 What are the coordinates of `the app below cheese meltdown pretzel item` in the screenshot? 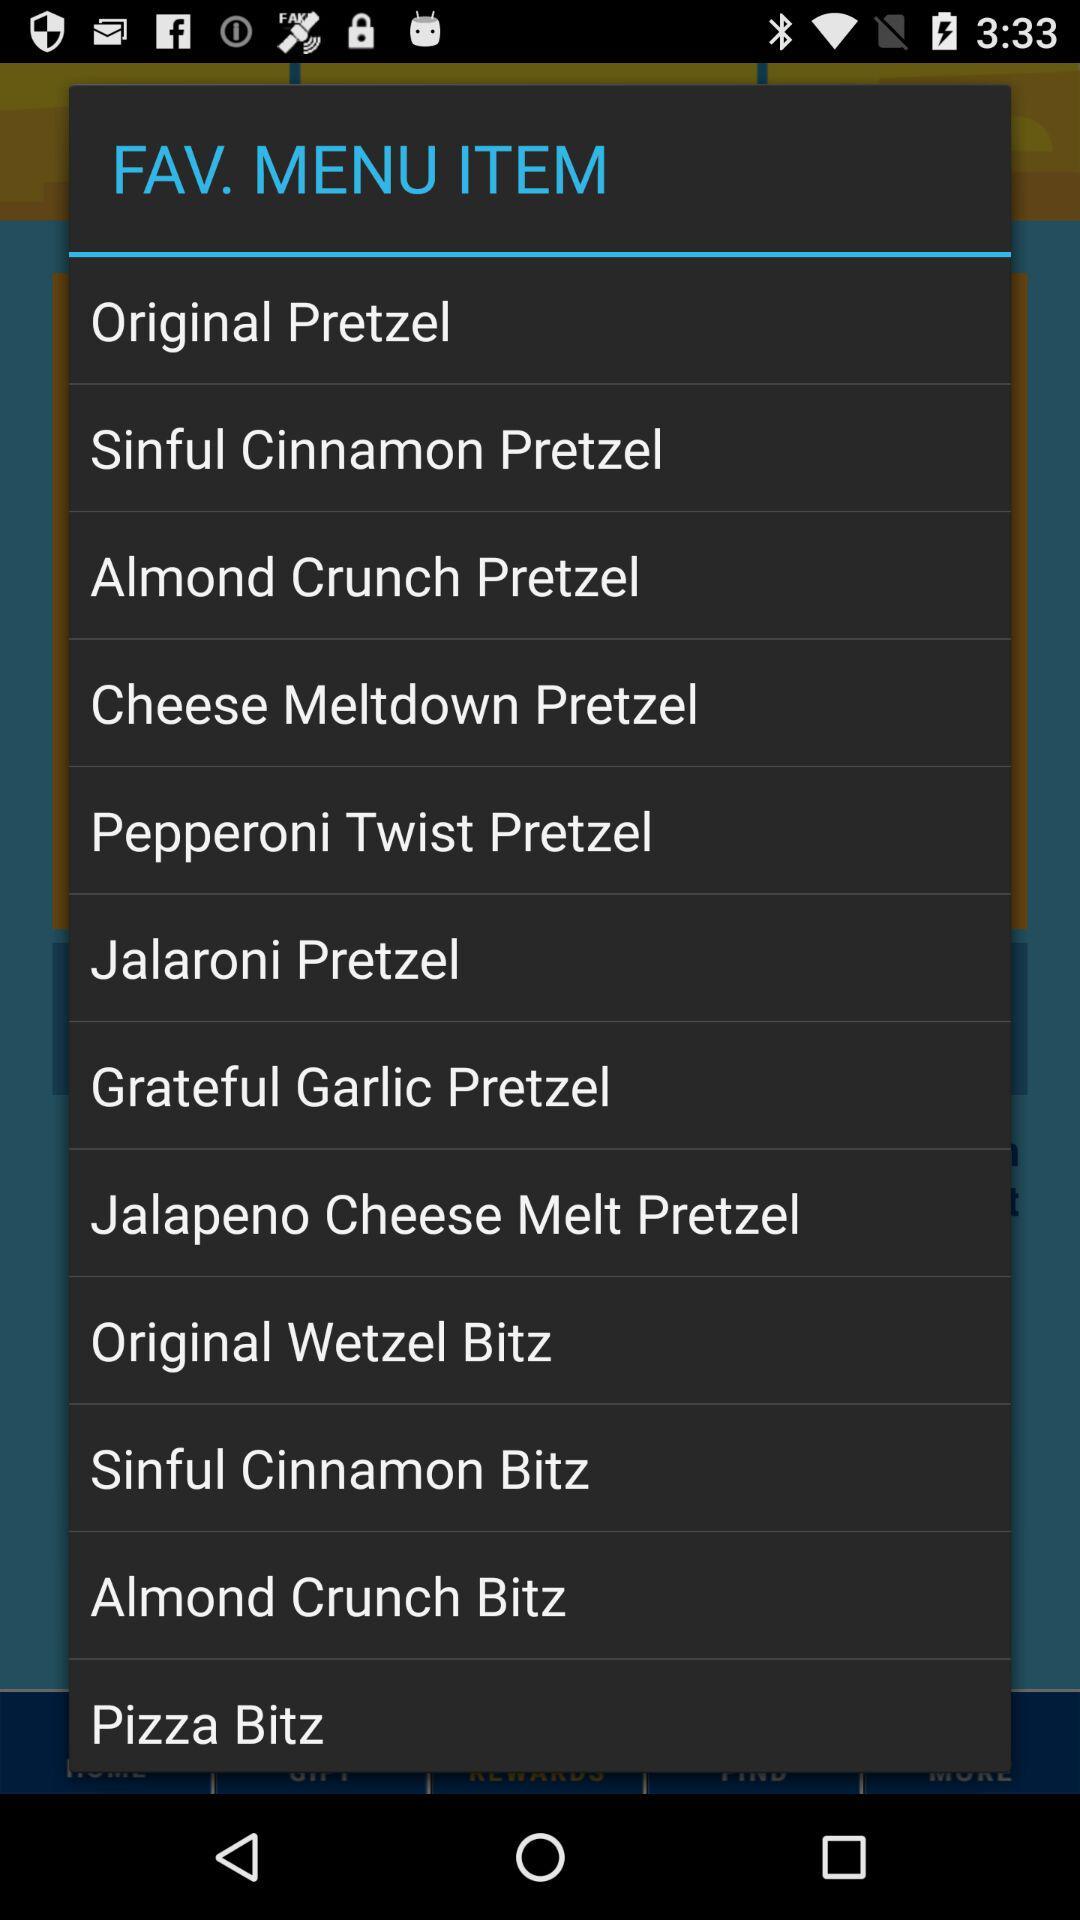 It's located at (540, 830).